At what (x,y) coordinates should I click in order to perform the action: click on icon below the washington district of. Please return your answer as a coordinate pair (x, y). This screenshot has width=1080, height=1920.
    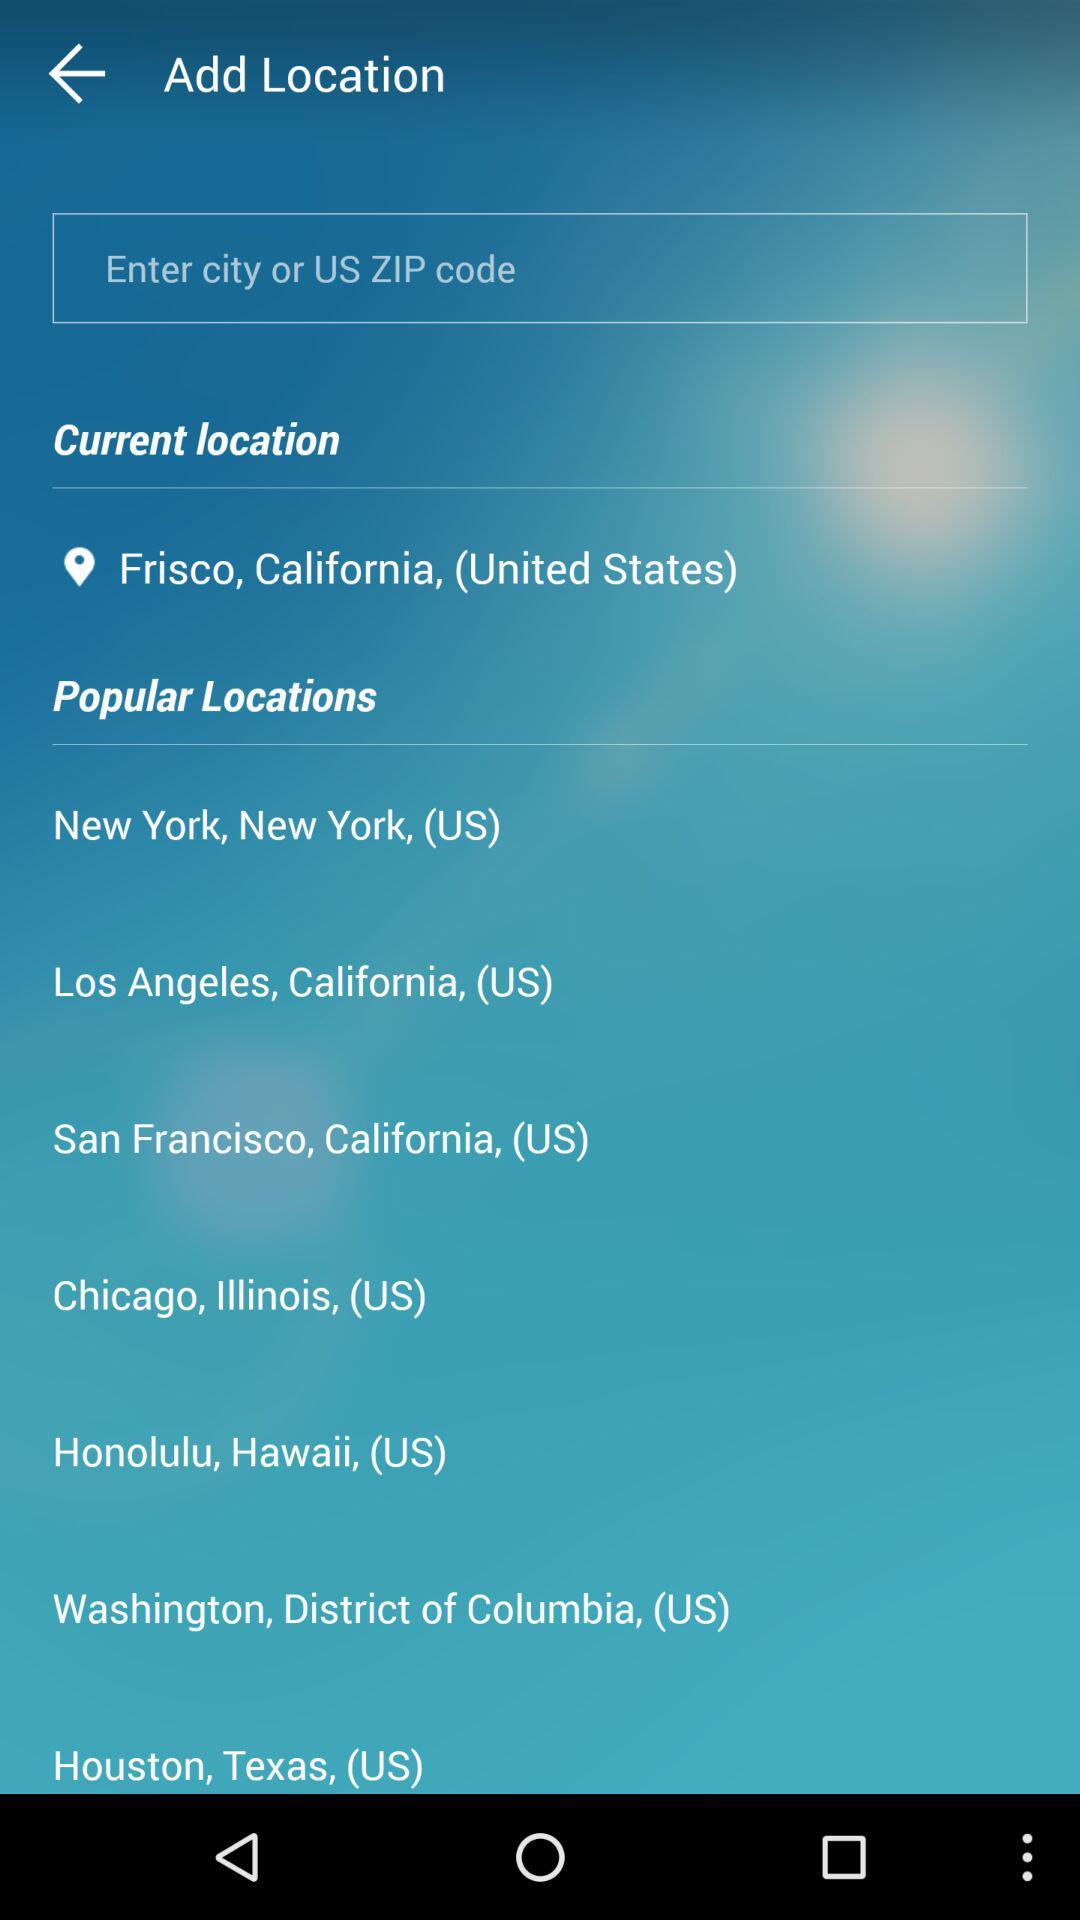
    Looking at the image, I should click on (237, 1756).